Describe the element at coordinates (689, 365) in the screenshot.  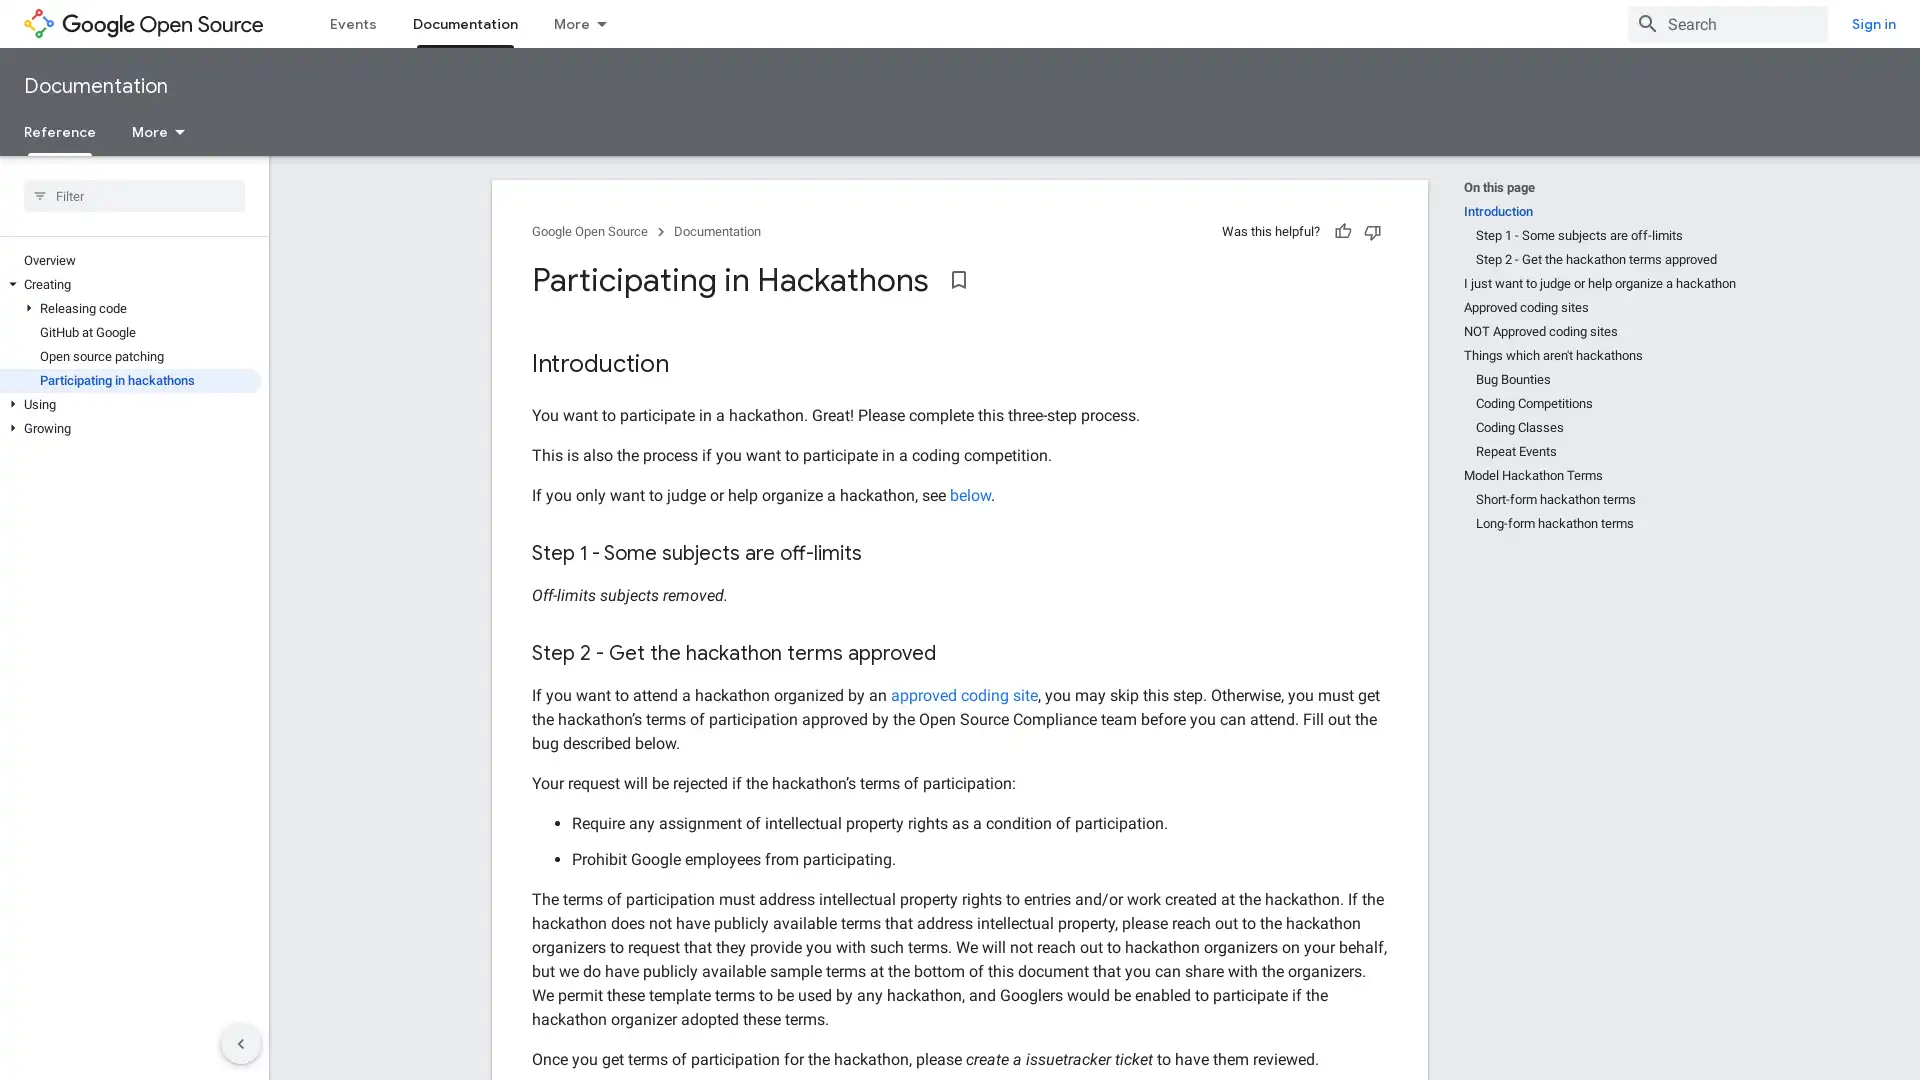
I see `Copy link to this section: Introduction` at that location.